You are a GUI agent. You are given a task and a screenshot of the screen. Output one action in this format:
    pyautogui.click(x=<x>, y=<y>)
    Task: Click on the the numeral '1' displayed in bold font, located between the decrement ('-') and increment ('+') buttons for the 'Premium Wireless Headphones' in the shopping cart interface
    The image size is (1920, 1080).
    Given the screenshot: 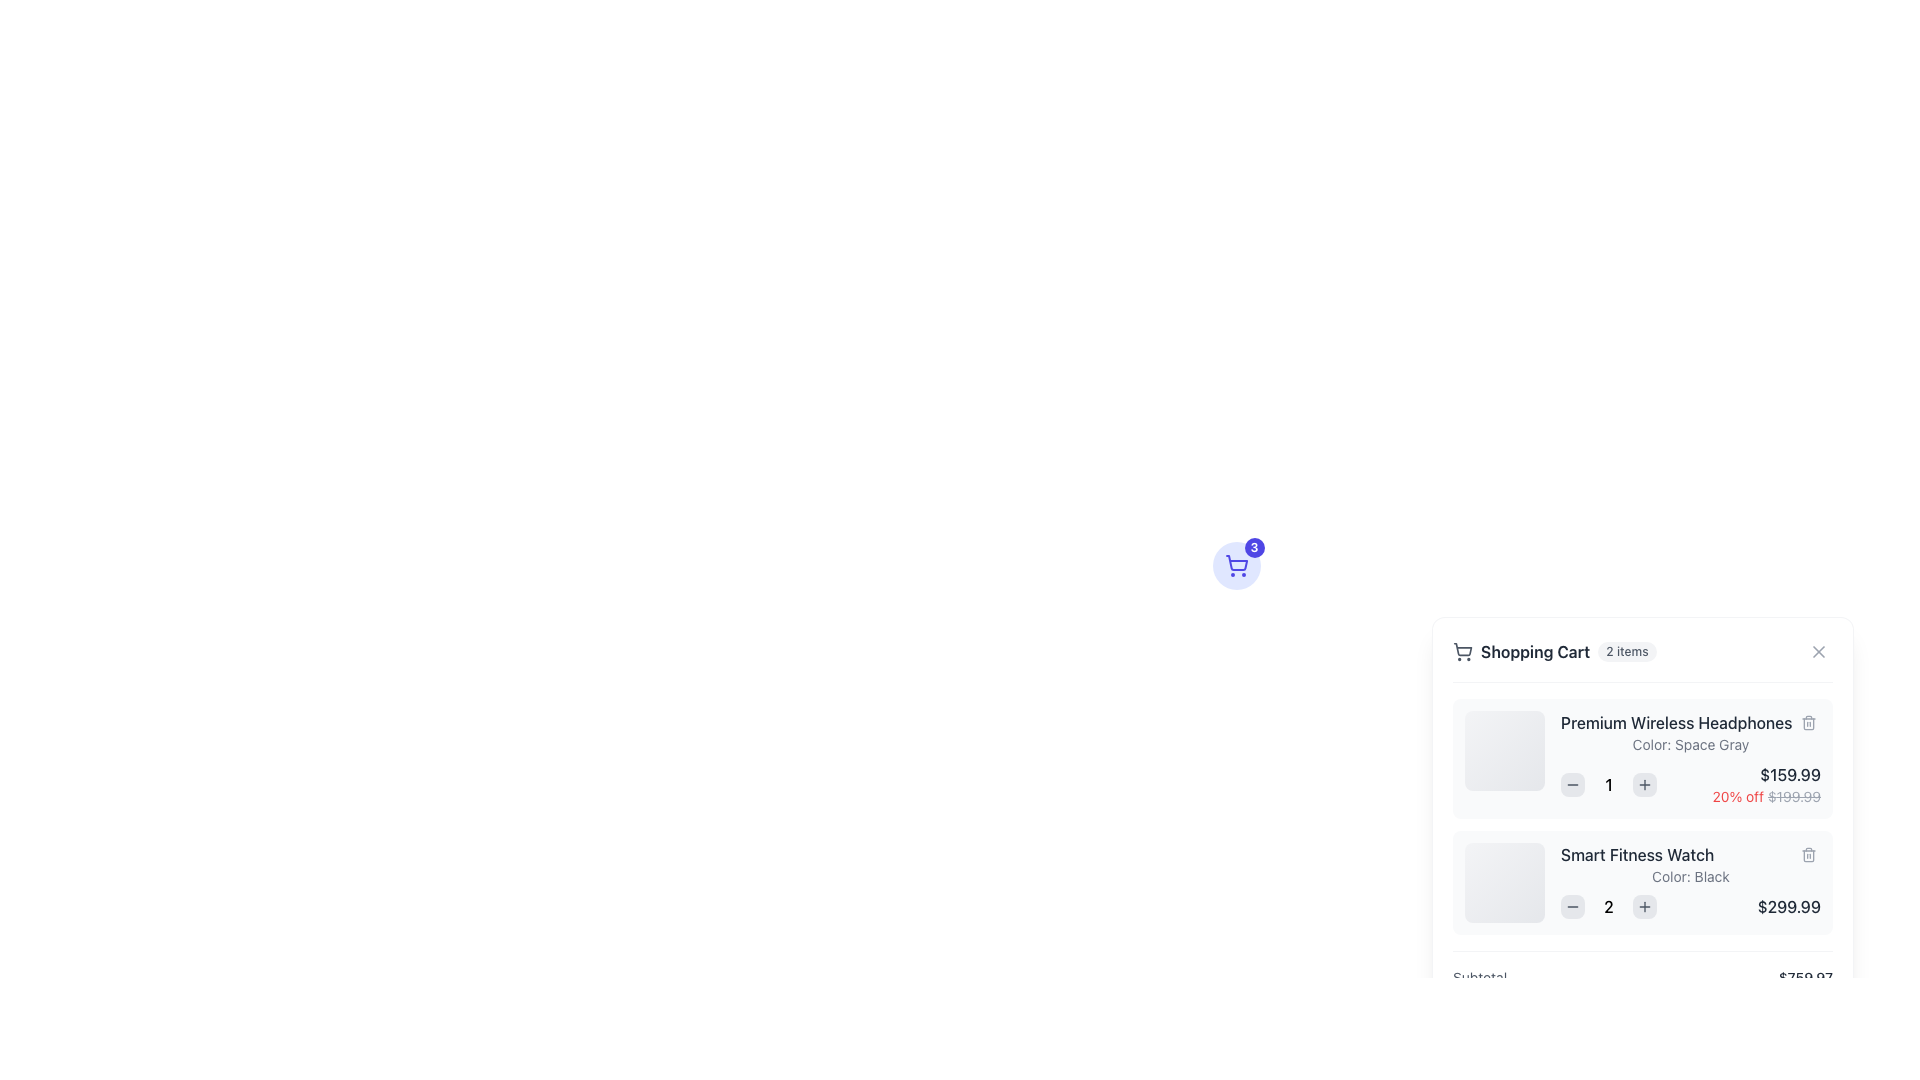 What is the action you would take?
    pyautogui.click(x=1608, y=784)
    